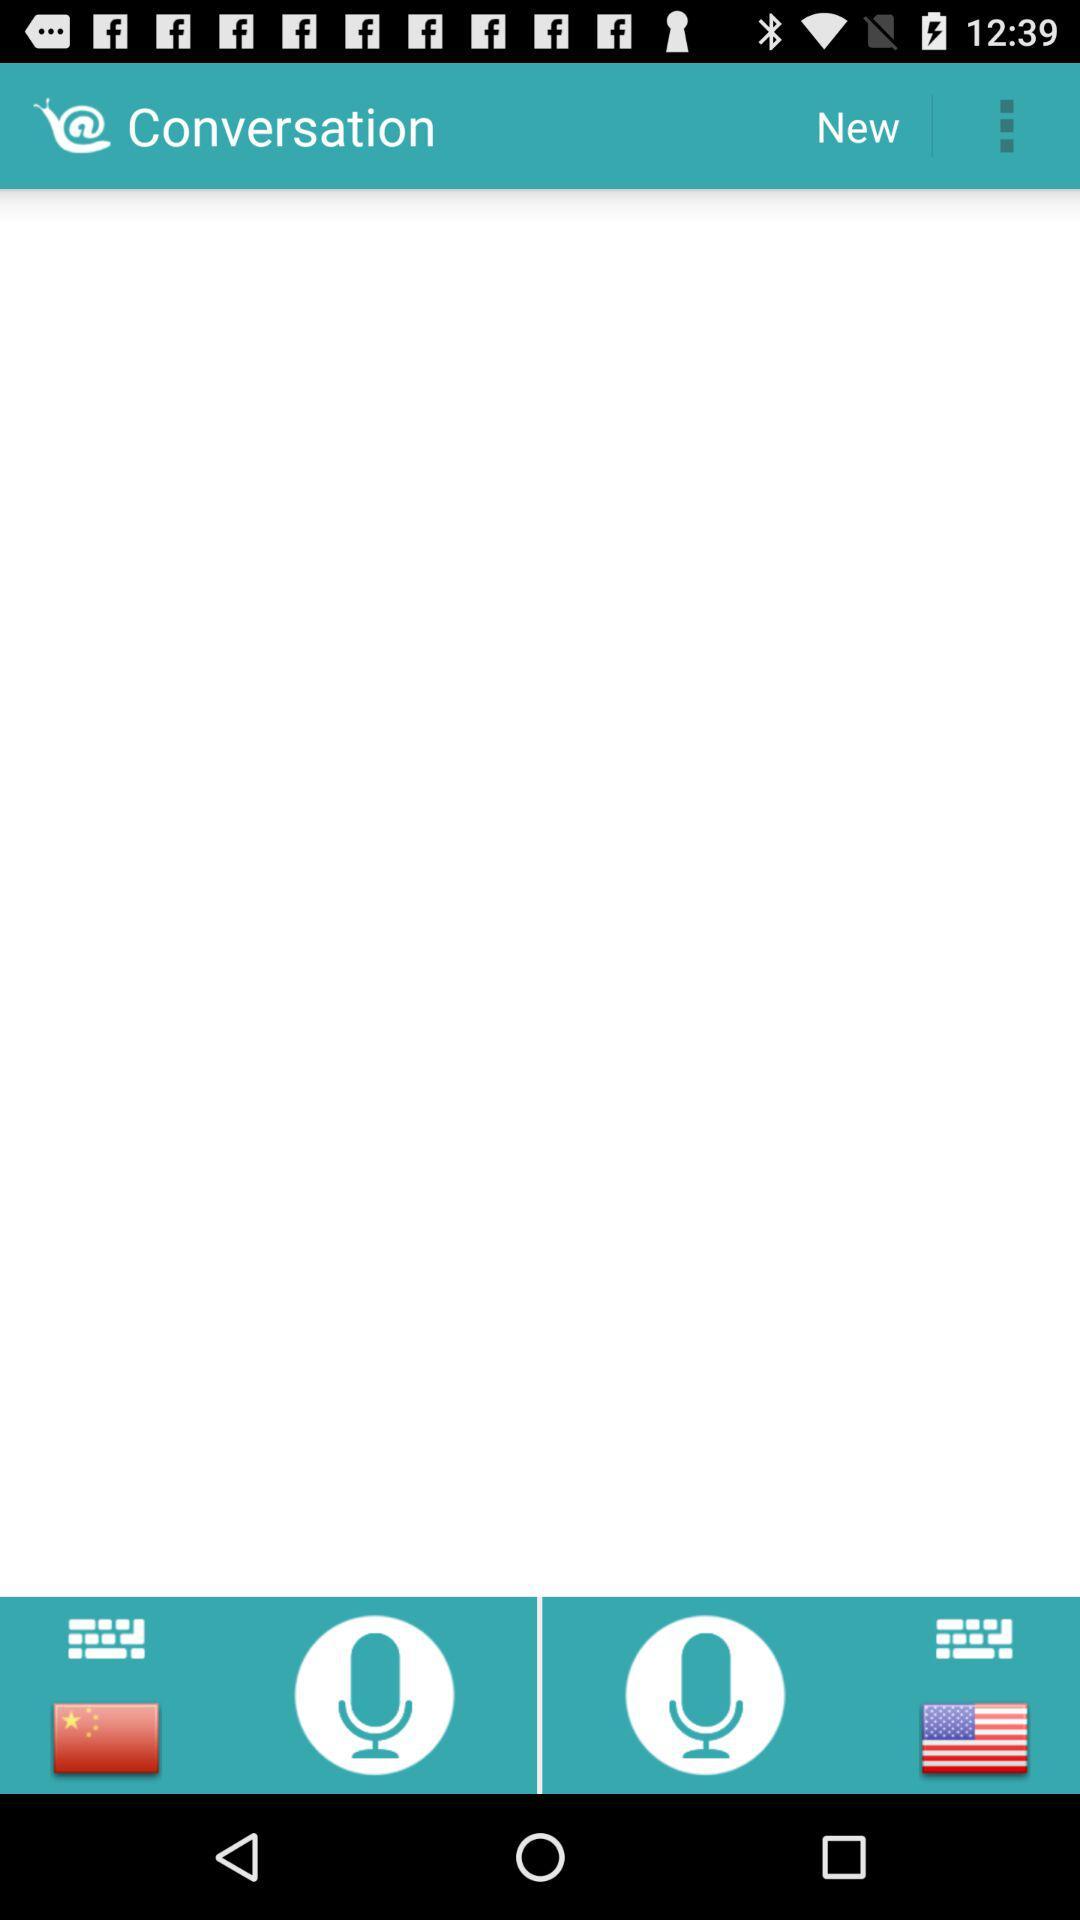  What do you see at coordinates (856, 124) in the screenshot?
I see `the item to the right of the conversation icon` at bounding box center [856, 124].